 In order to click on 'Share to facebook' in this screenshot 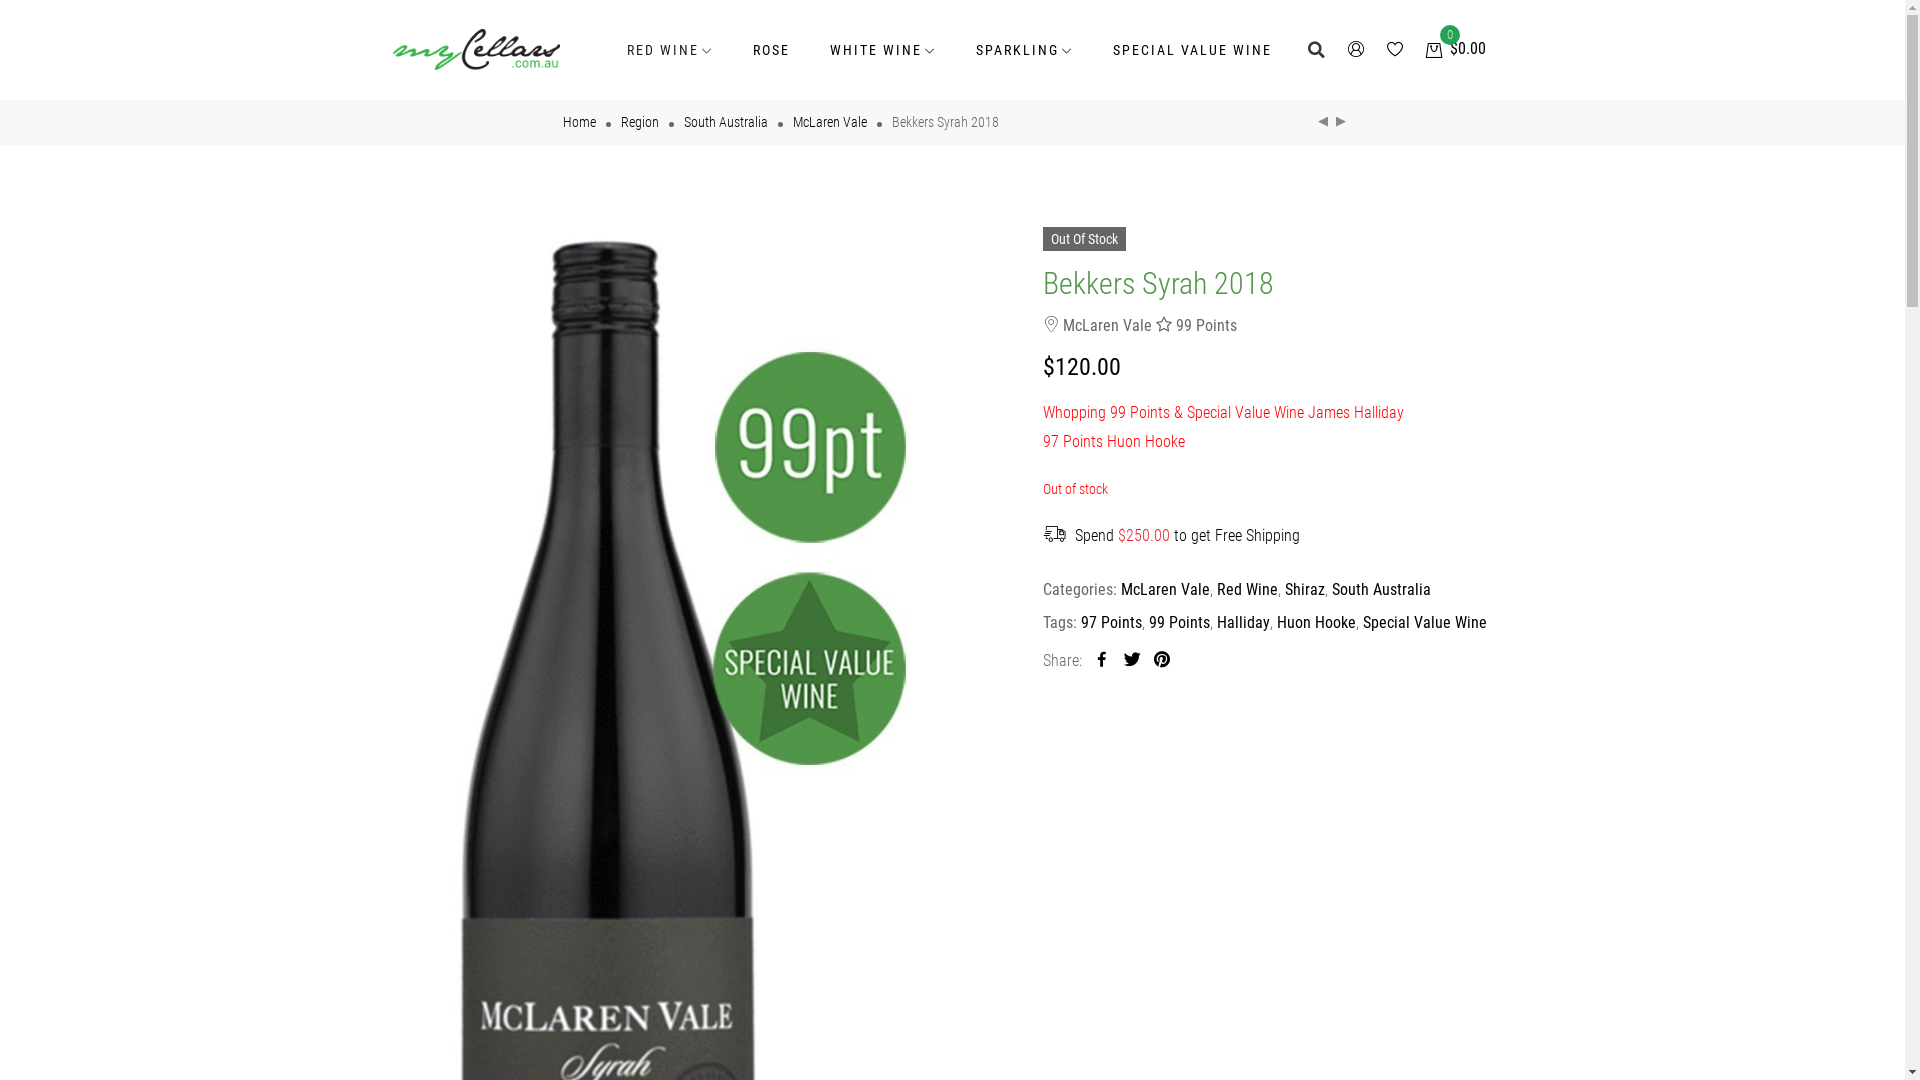, I will do `click(1101, 660)`.